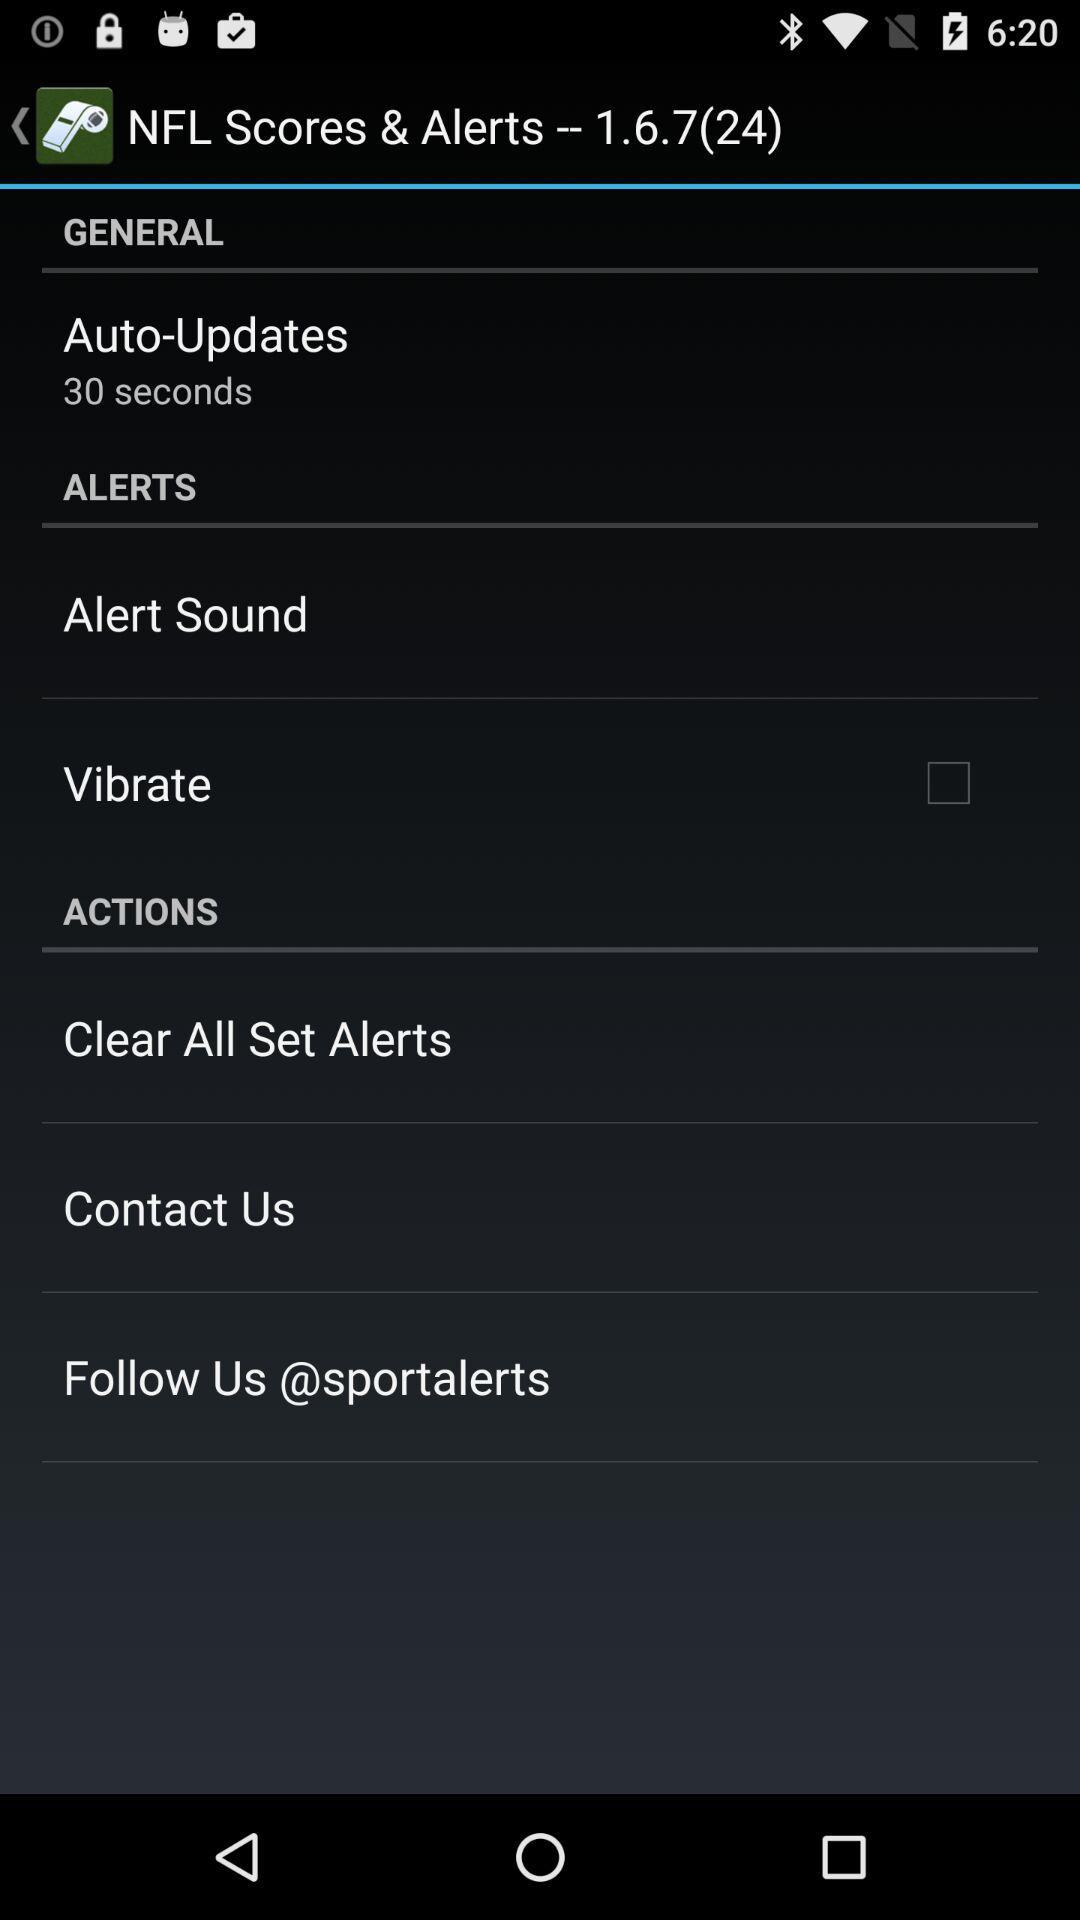  Describe the element at coordinates (185, 612) in the screenshot. I see `alert sound icon` at that location.